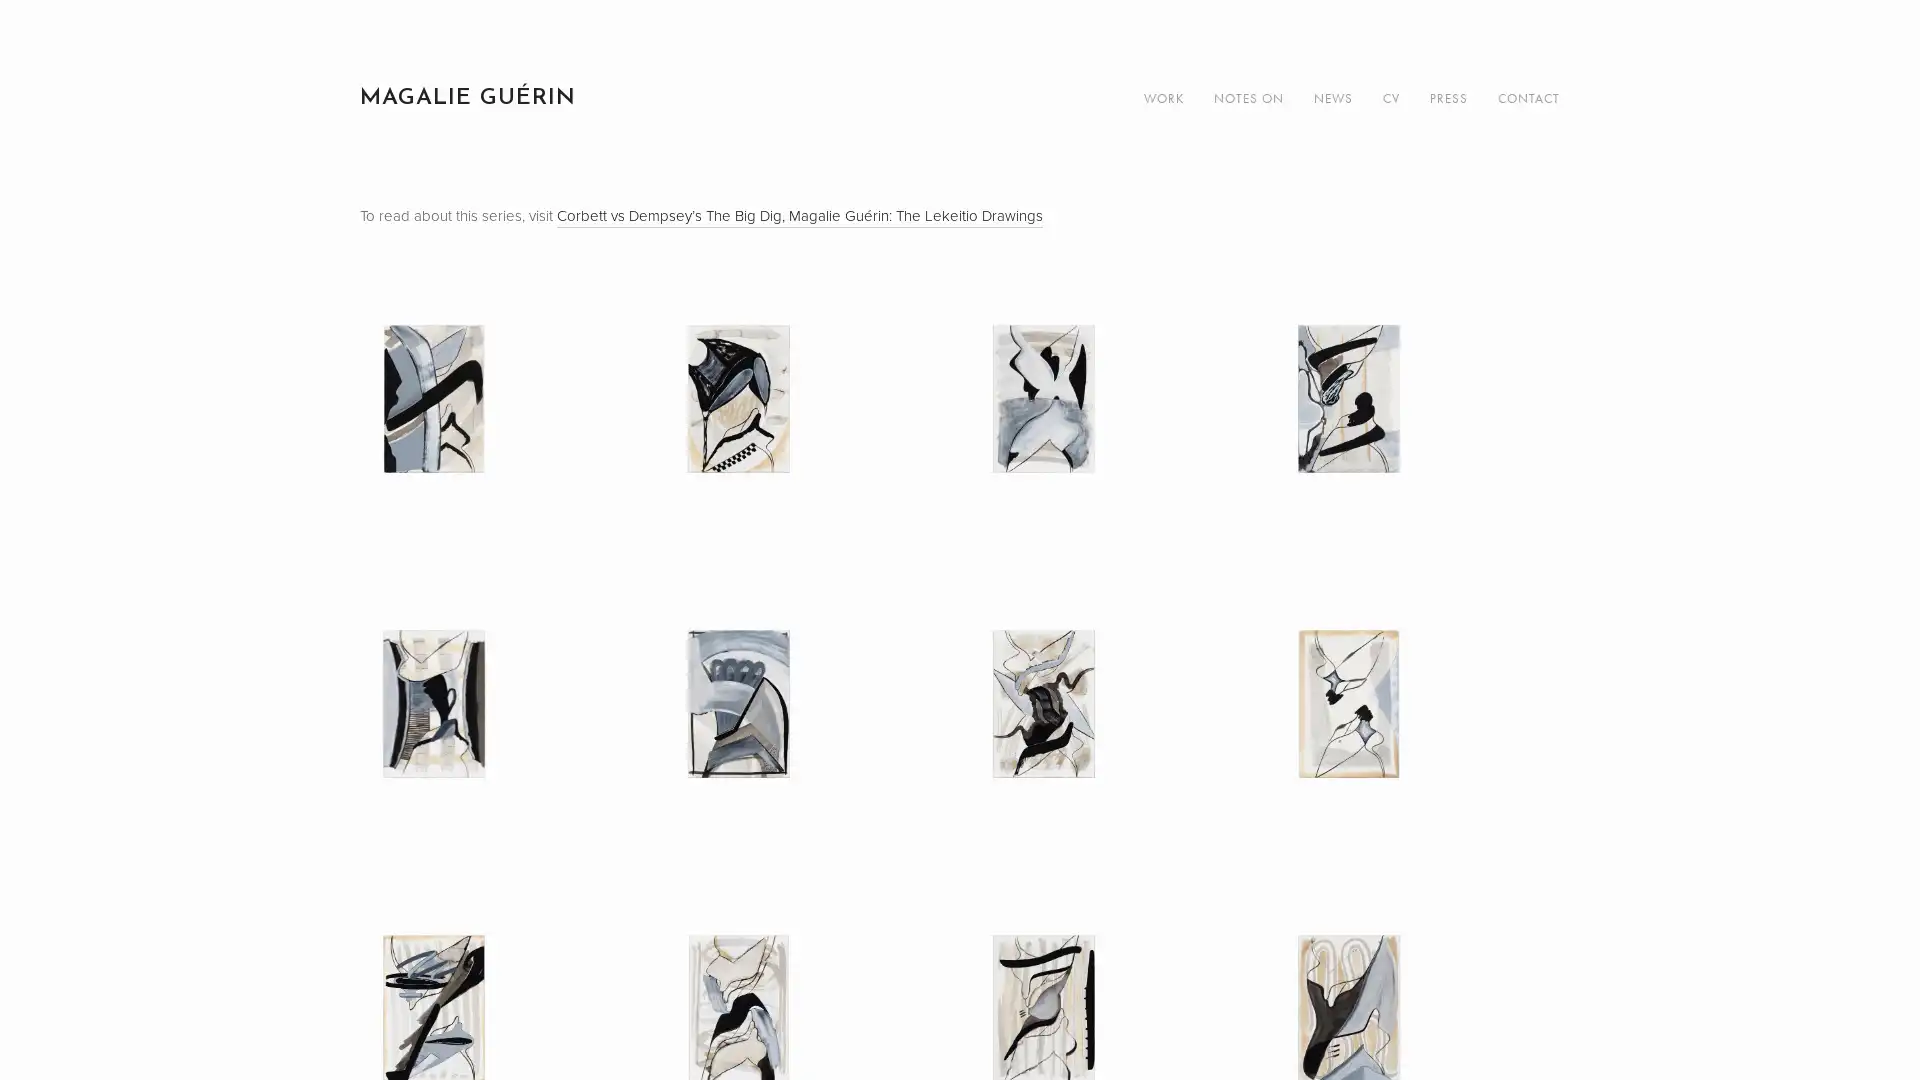  What do you see at coordinates (502, 771) in the screenshot?
I see `View fullsize Untitled (LK 05), 2019` at bounding box center [502, 771].